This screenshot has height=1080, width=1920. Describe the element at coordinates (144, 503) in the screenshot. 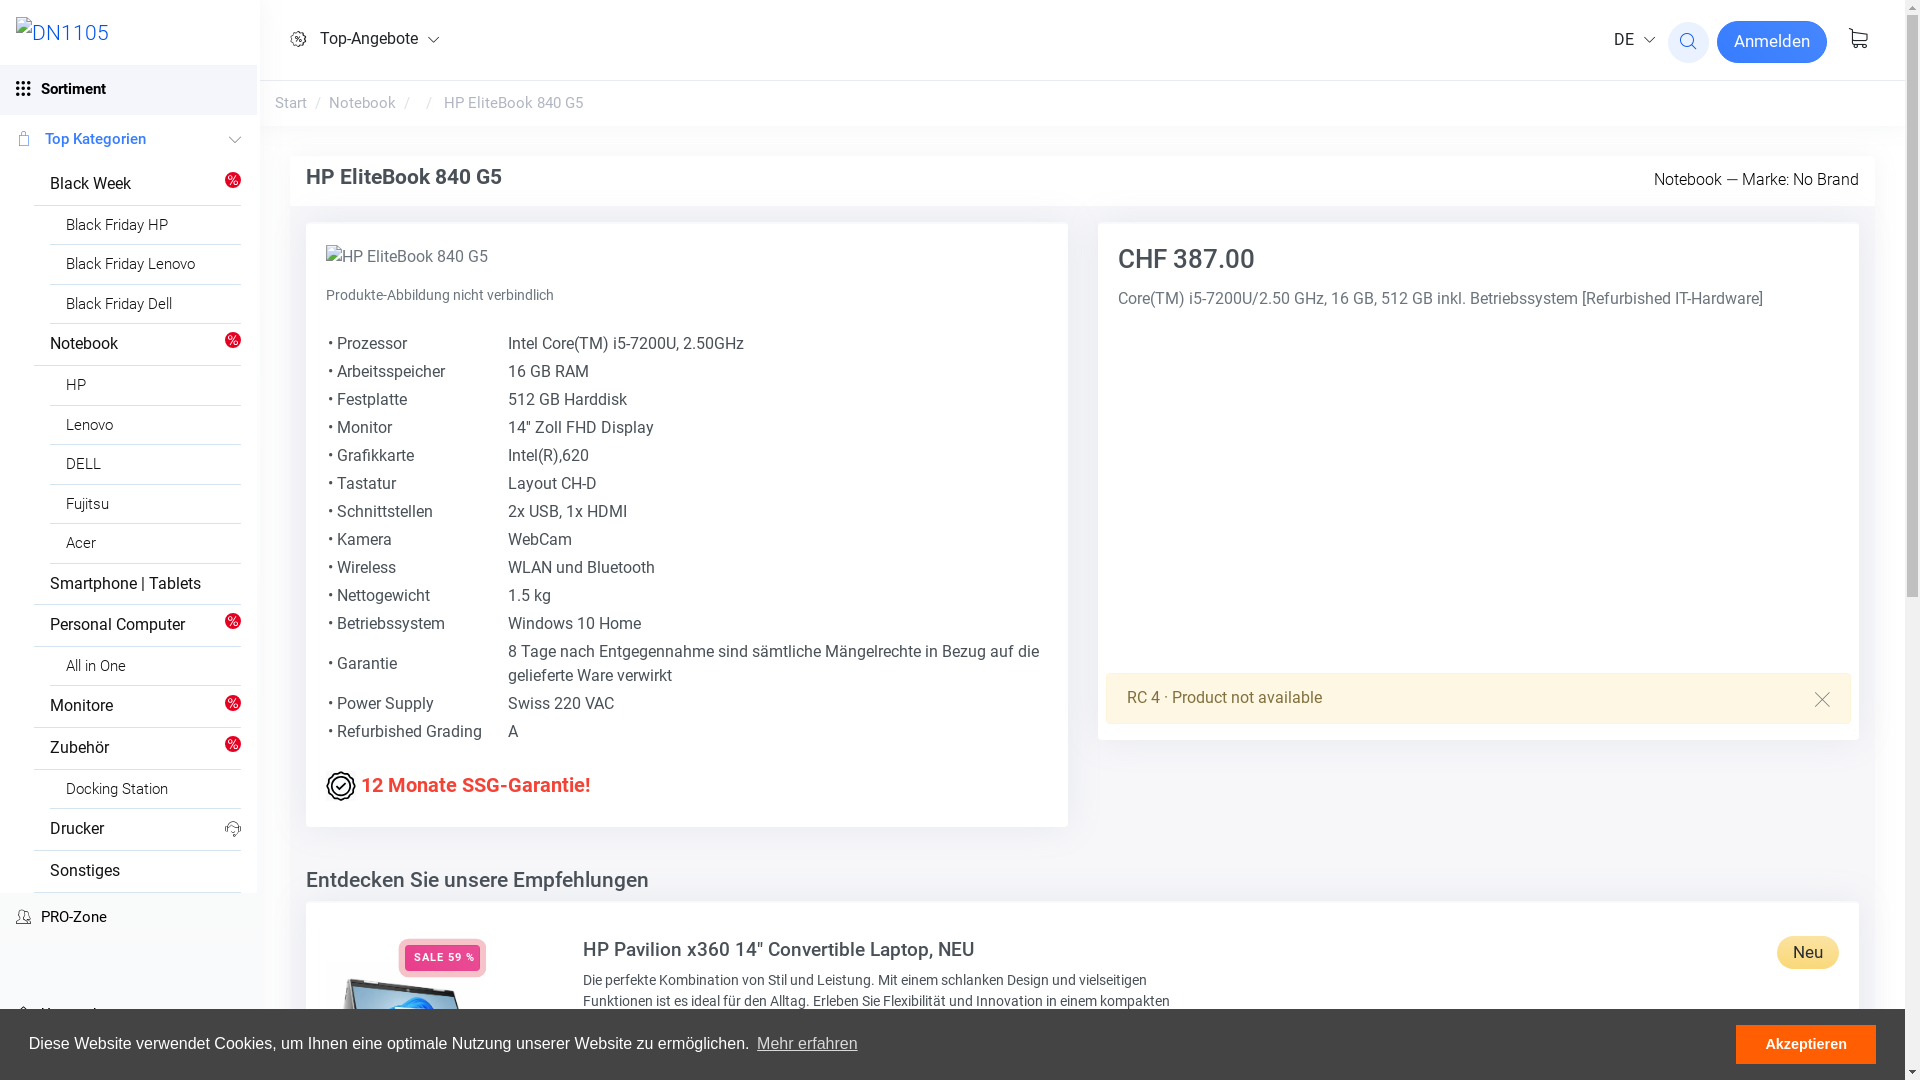

I see `'Fujitsu'` at that location.